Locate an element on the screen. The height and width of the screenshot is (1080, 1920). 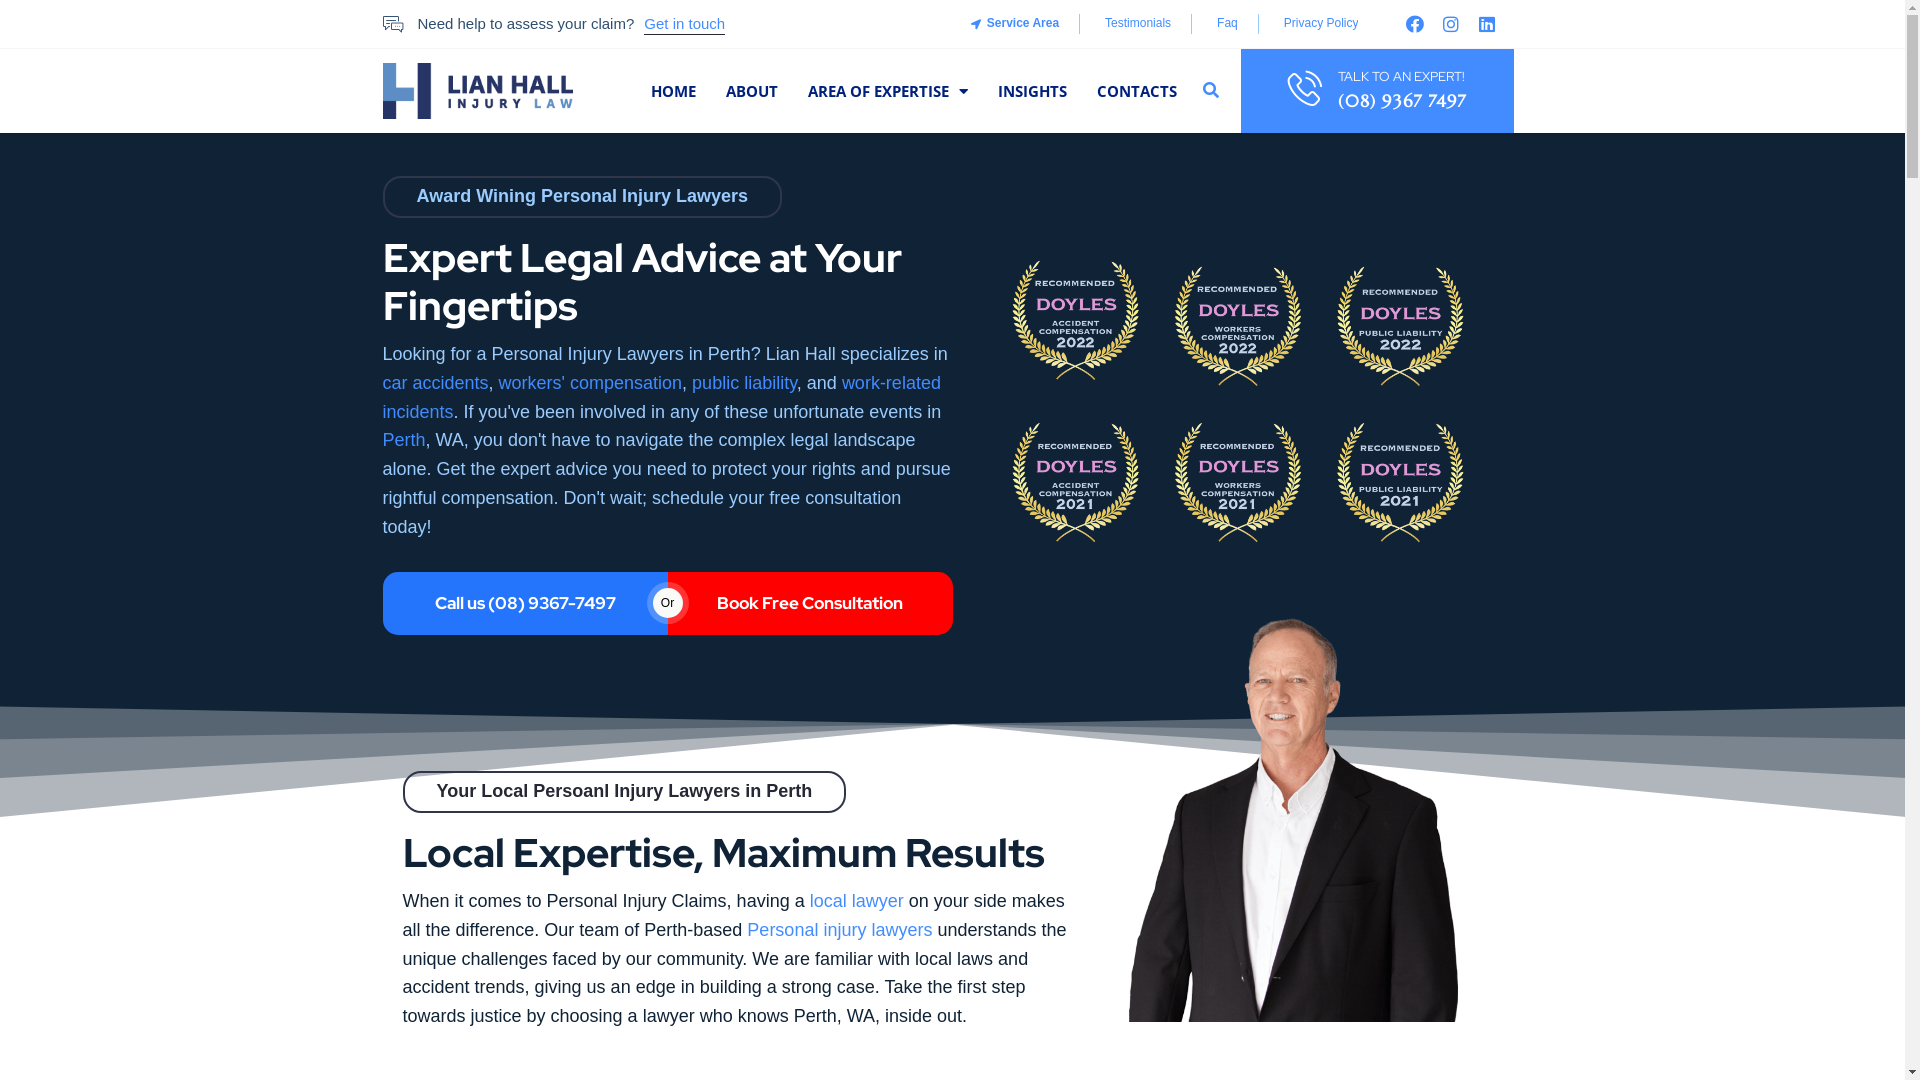
'Testimonials' is located at coordinates (1098, 23).